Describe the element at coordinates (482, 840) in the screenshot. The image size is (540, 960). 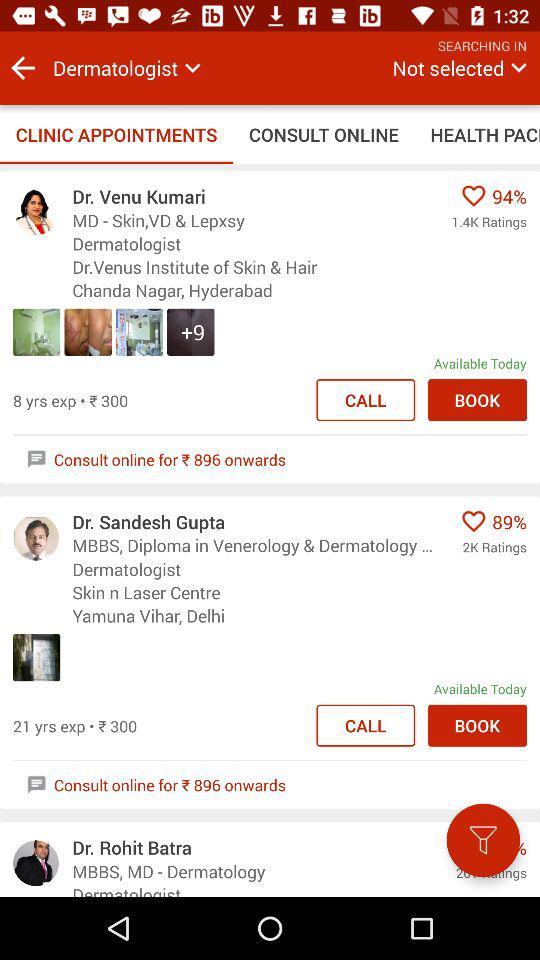
I see `the icon next to the dr. rohit batra` at that location.